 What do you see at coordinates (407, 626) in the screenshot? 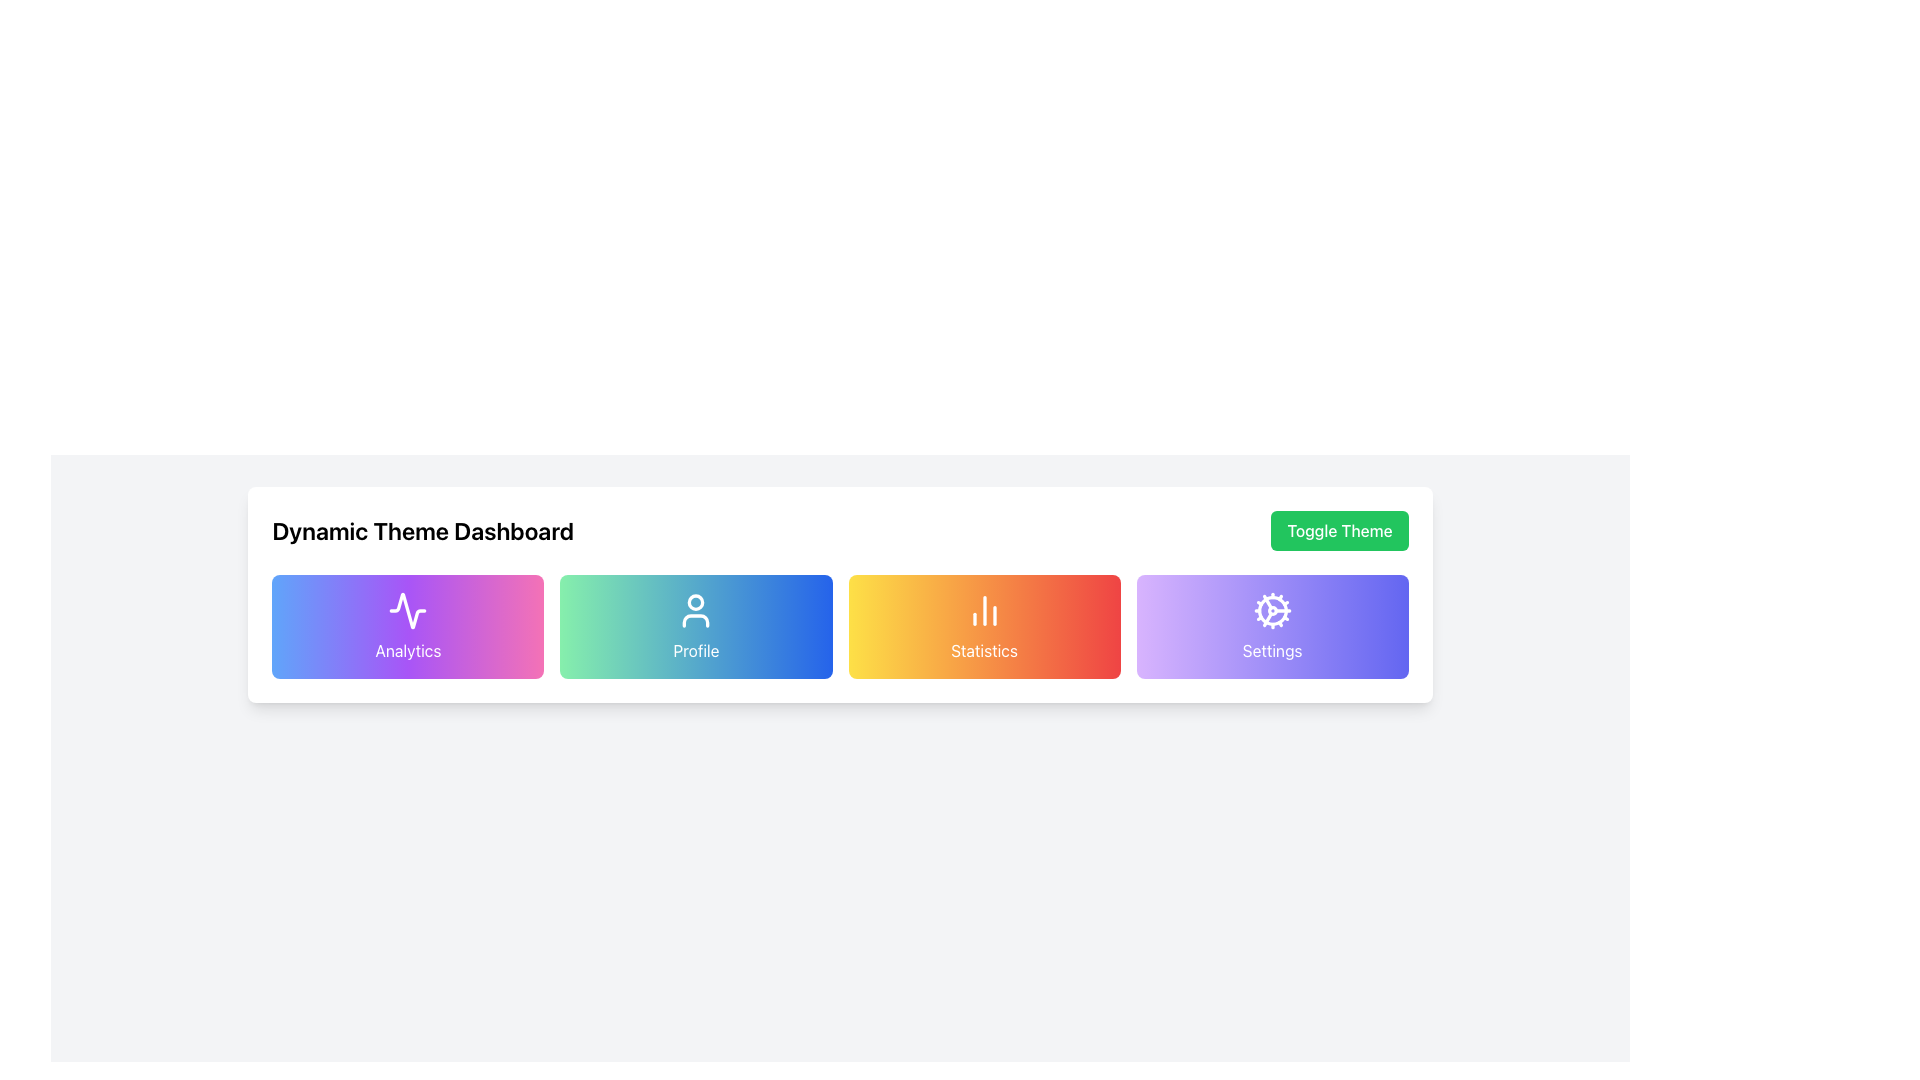
I see `the first navigational button in the grid` at bounding box center [407, 626].